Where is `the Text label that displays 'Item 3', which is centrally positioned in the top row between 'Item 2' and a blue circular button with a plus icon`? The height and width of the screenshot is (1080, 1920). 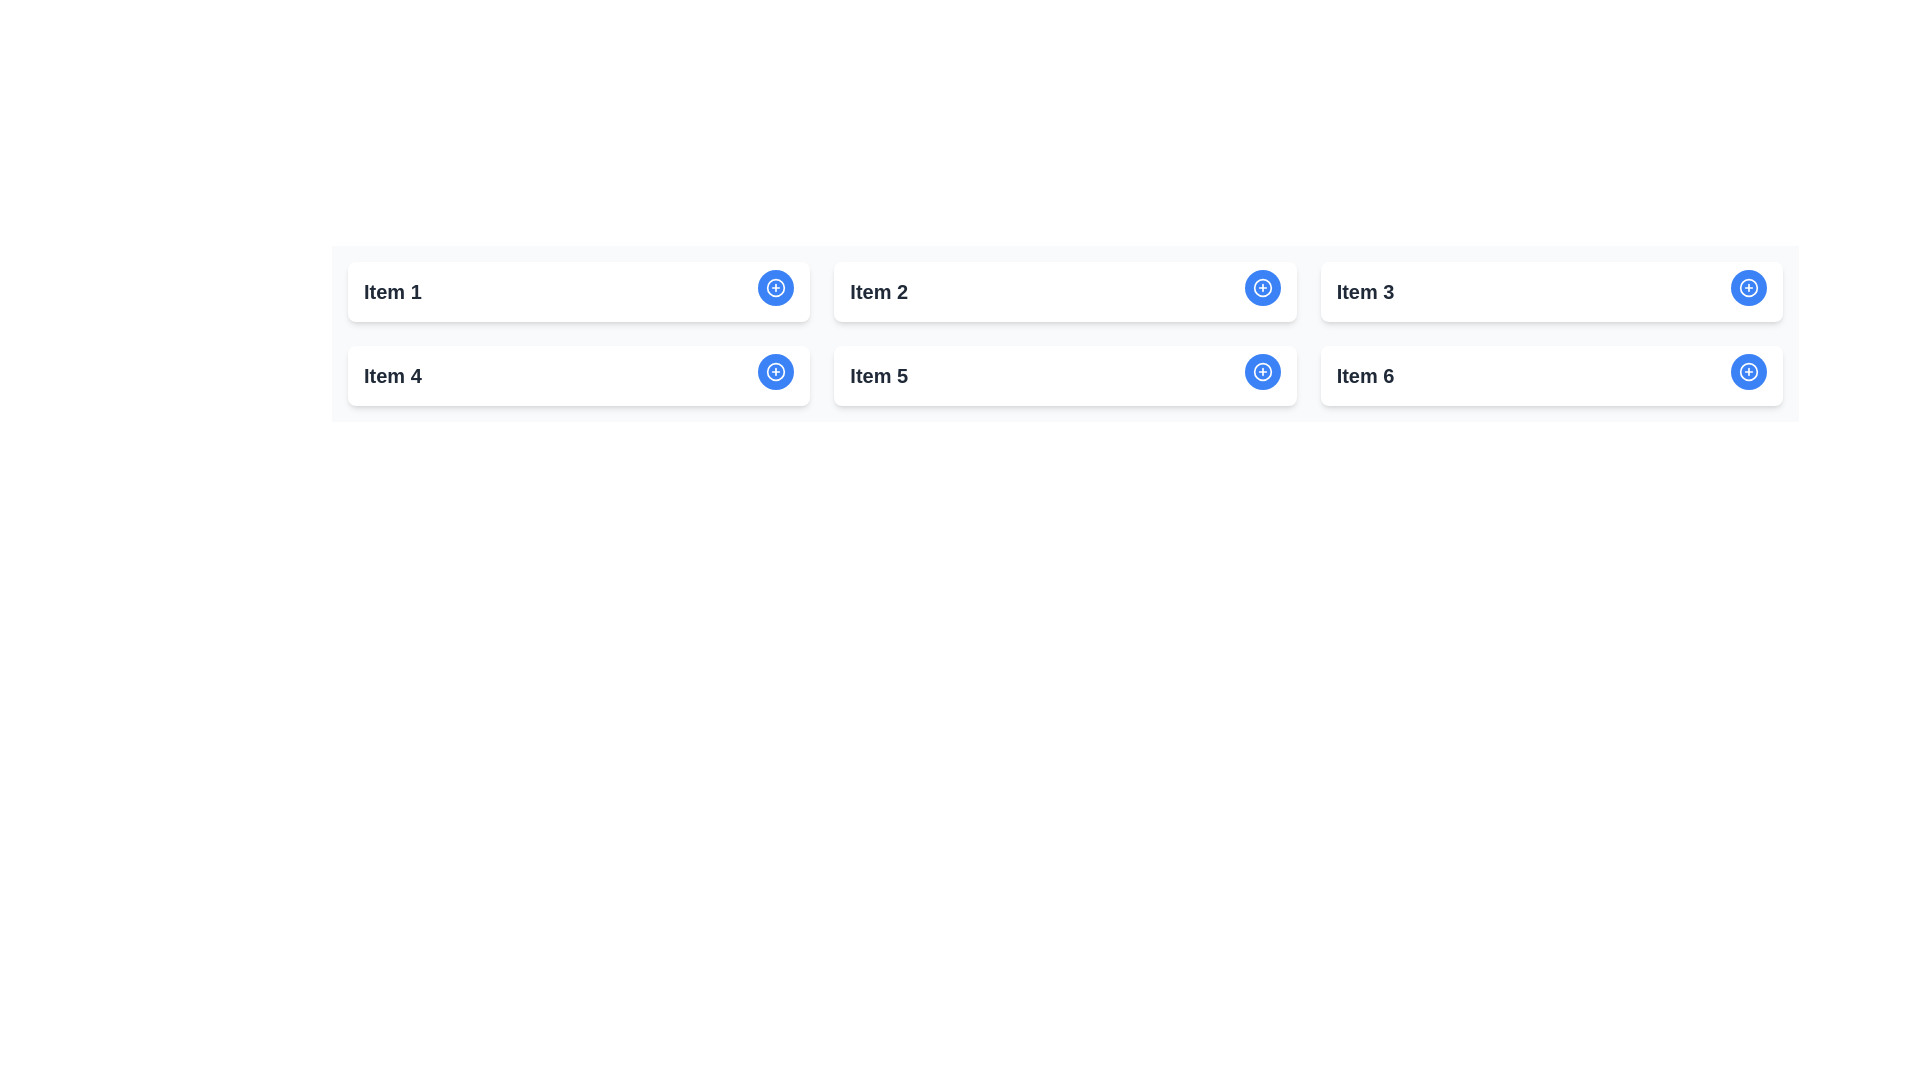 the Text label that displays 'Item 3', which is centrally positioned in the top row between 'Item 2' and a blue circular button with a plus icon is located at coordinates (1364, 292).